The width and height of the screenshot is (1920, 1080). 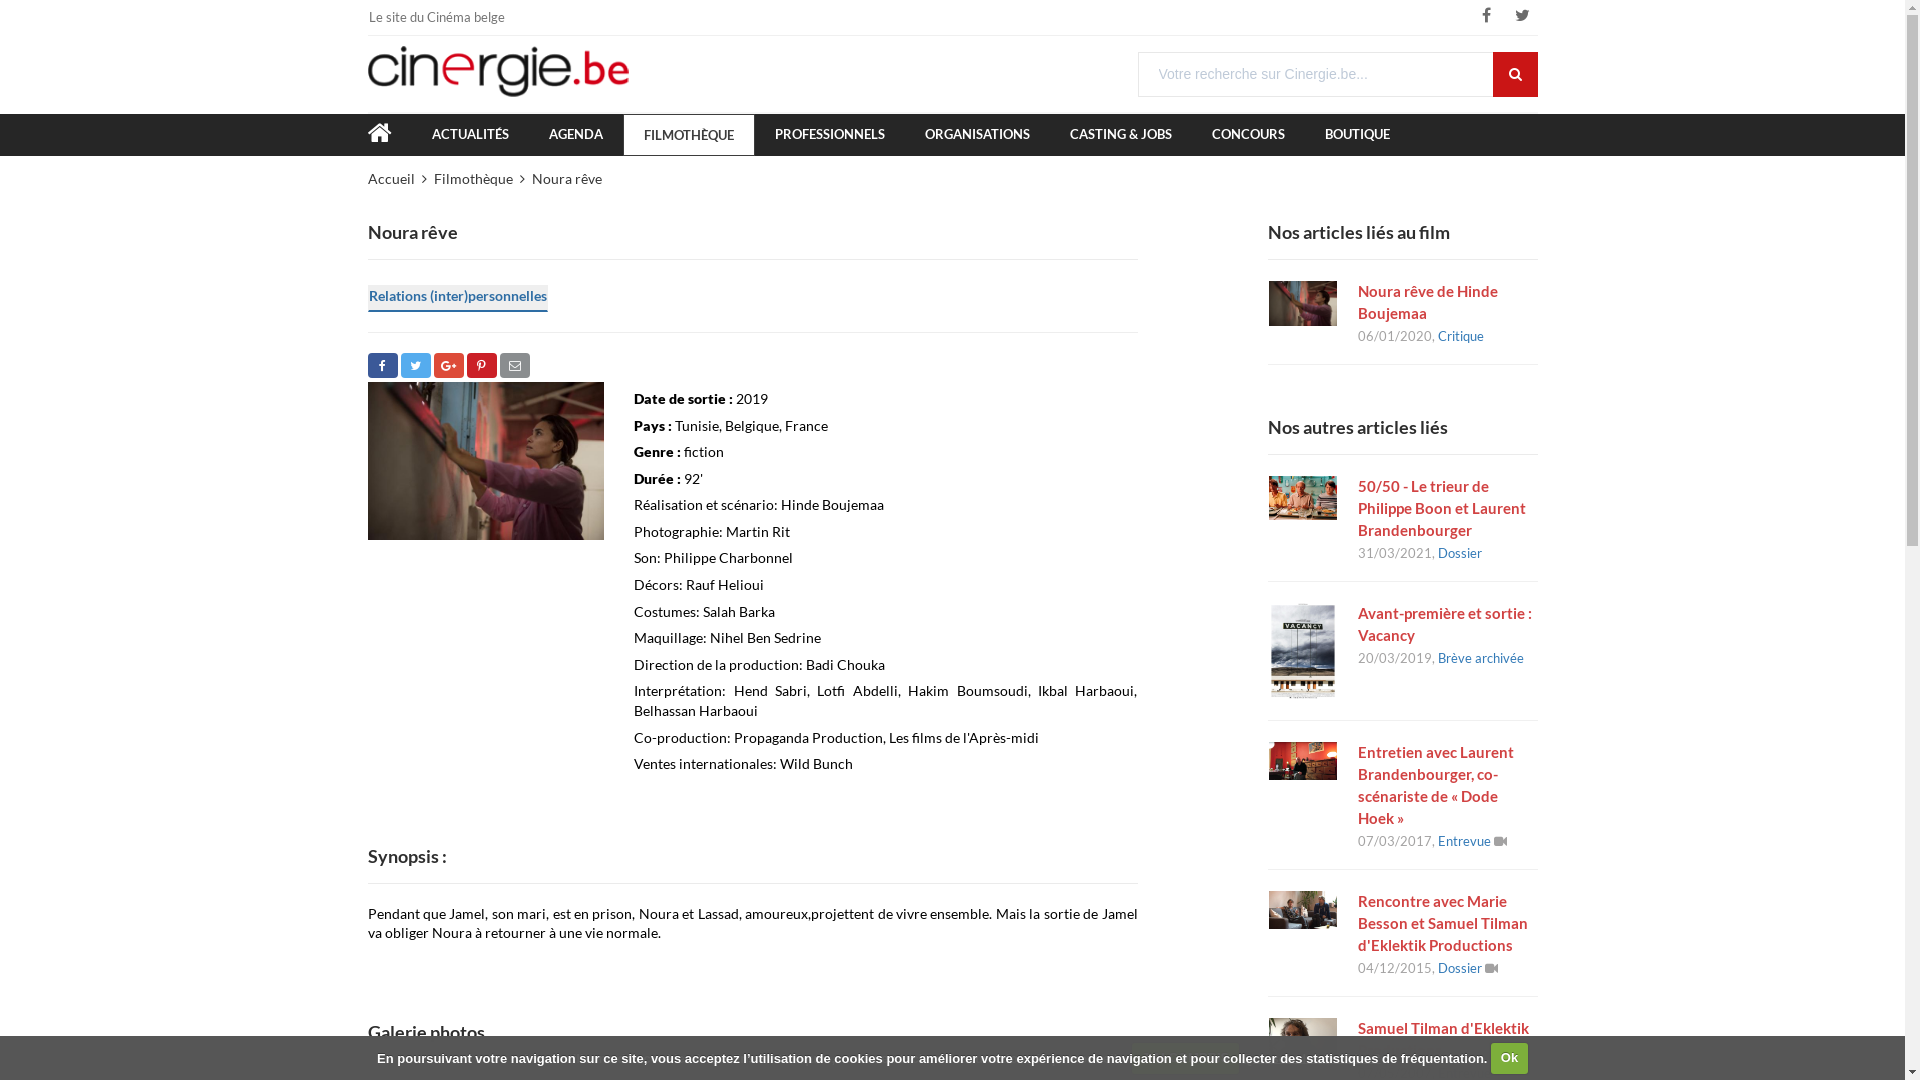 What do you see at coordinates (1210, 134) in the screenshot?
I see `'CONCOURS'` at bounding box center [1210, 134].